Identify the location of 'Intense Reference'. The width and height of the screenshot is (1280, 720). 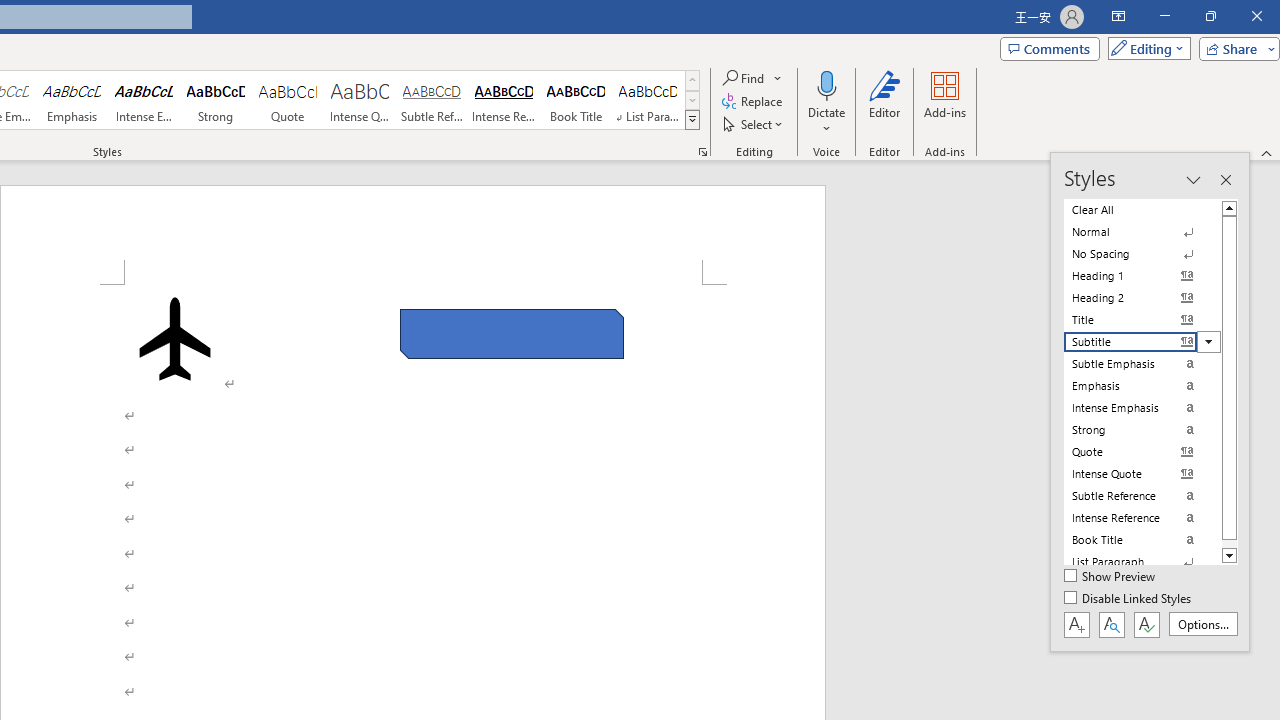
(504, 100).